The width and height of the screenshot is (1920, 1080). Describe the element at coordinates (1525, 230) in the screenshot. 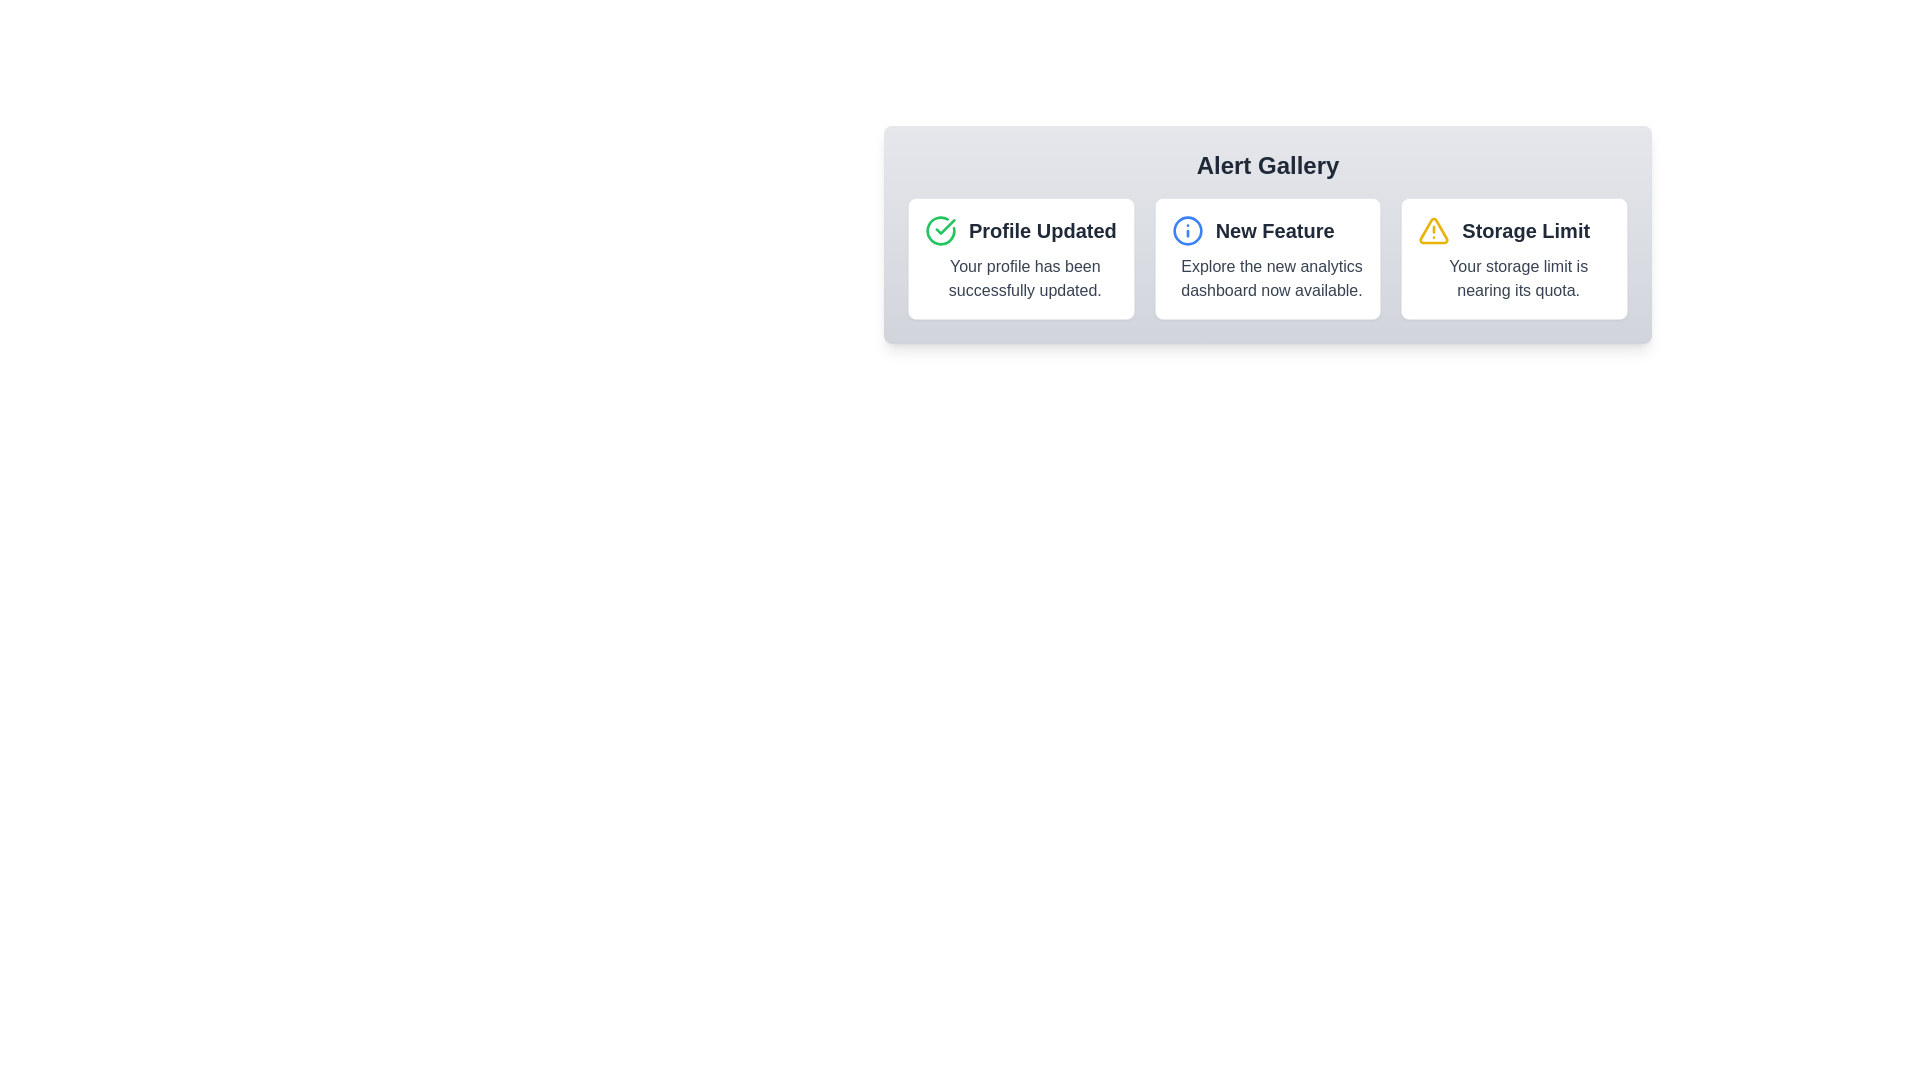

I see `the 'Storage Limit' text label which is part of an alert message in the 'Alert Gallery' section, located in the third column, following a warning icon` at that location.